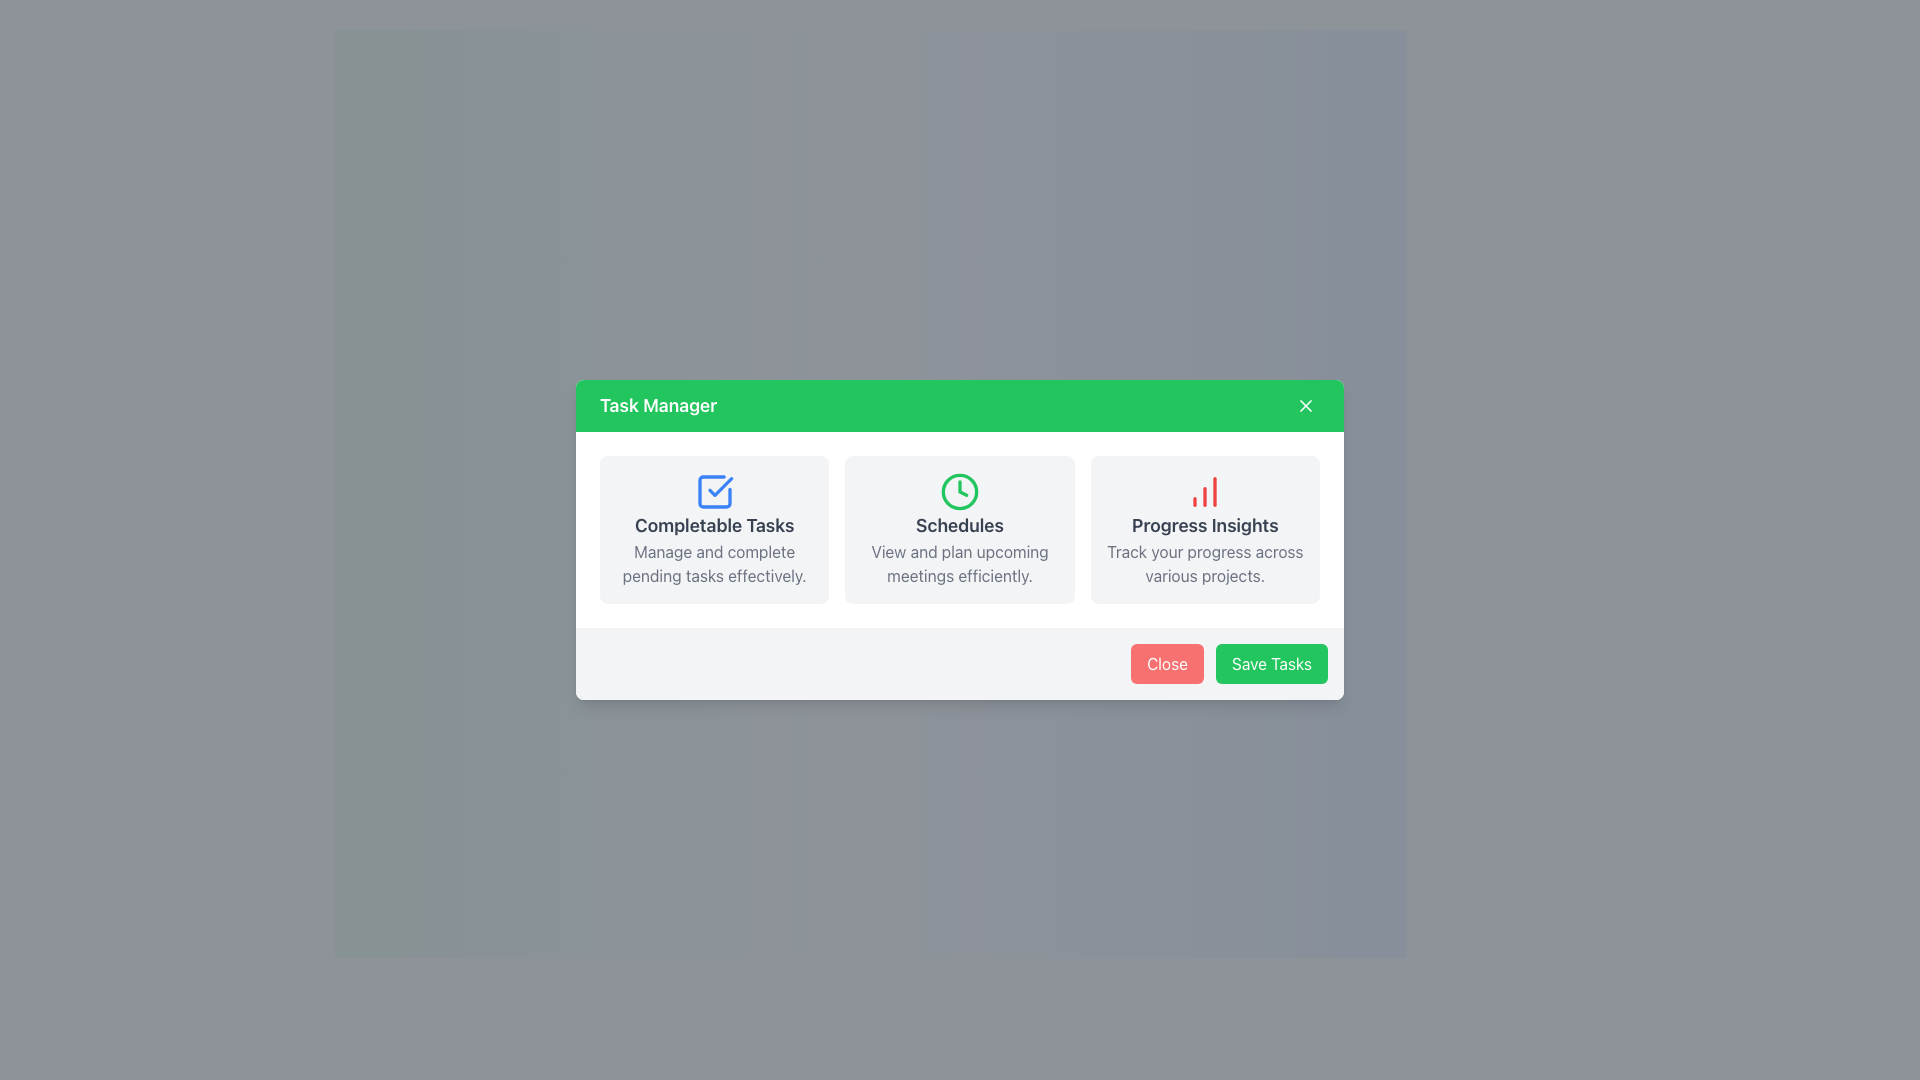  What do you see at coordinates (1204, 563) in the screenshot?
I see `the light-gray text label reading 'Track your progress across various projects' located beneath the title 'Progress Insights' in the 'Progress Insights' panel` at bounding box center [1204, 563].